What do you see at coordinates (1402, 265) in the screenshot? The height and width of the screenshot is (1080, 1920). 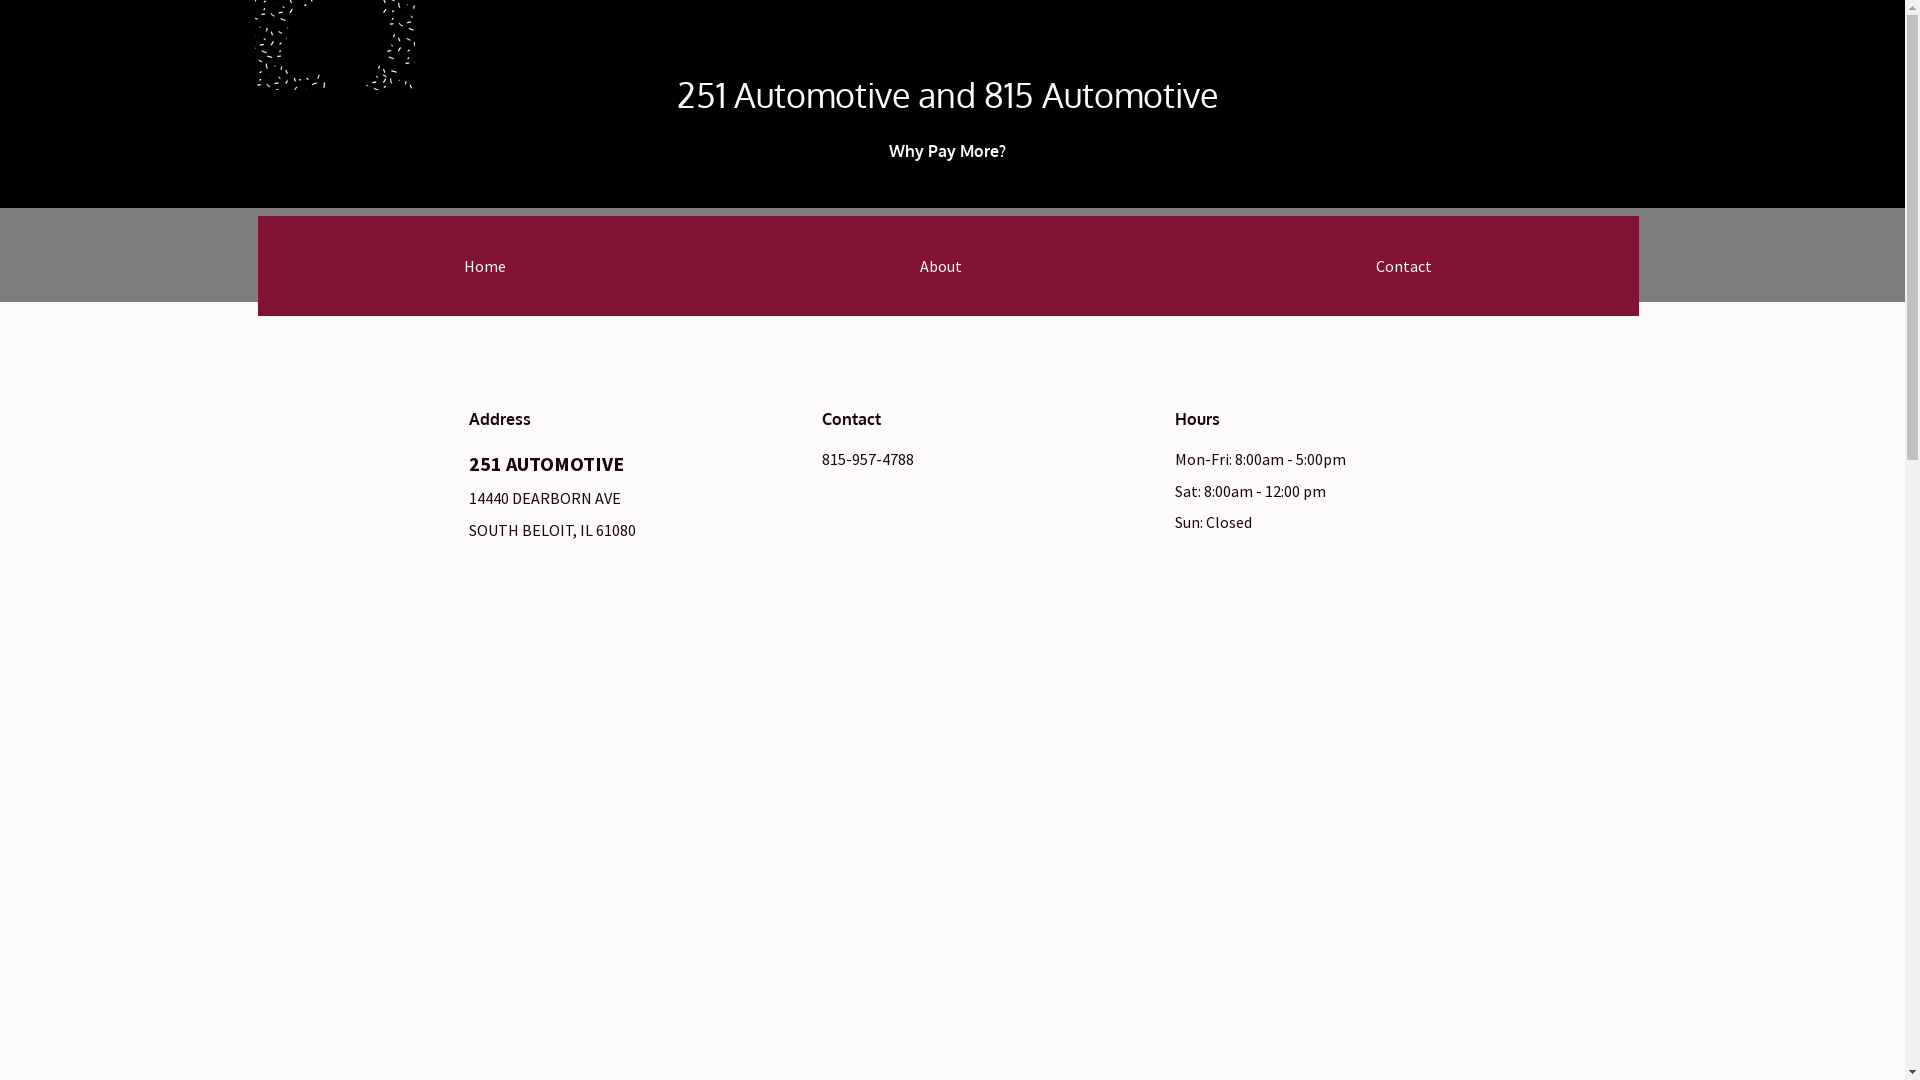 I see `'Contact'` at bounding box center [1402, 265].